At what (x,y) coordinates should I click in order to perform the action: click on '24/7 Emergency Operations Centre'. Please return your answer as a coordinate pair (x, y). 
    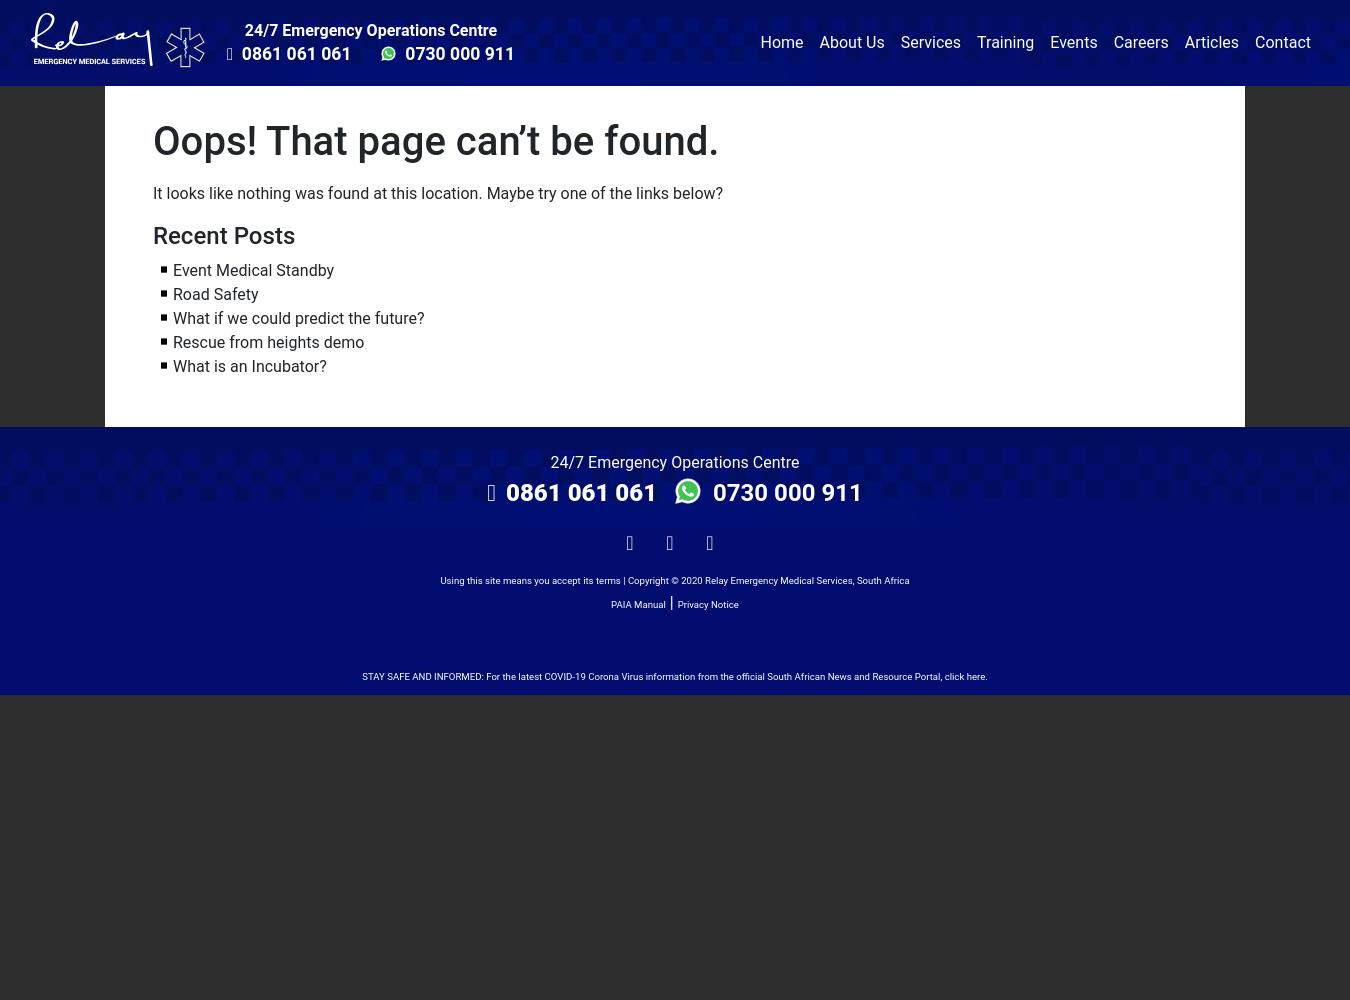
    Looking at the image, I should click on (674, 460).